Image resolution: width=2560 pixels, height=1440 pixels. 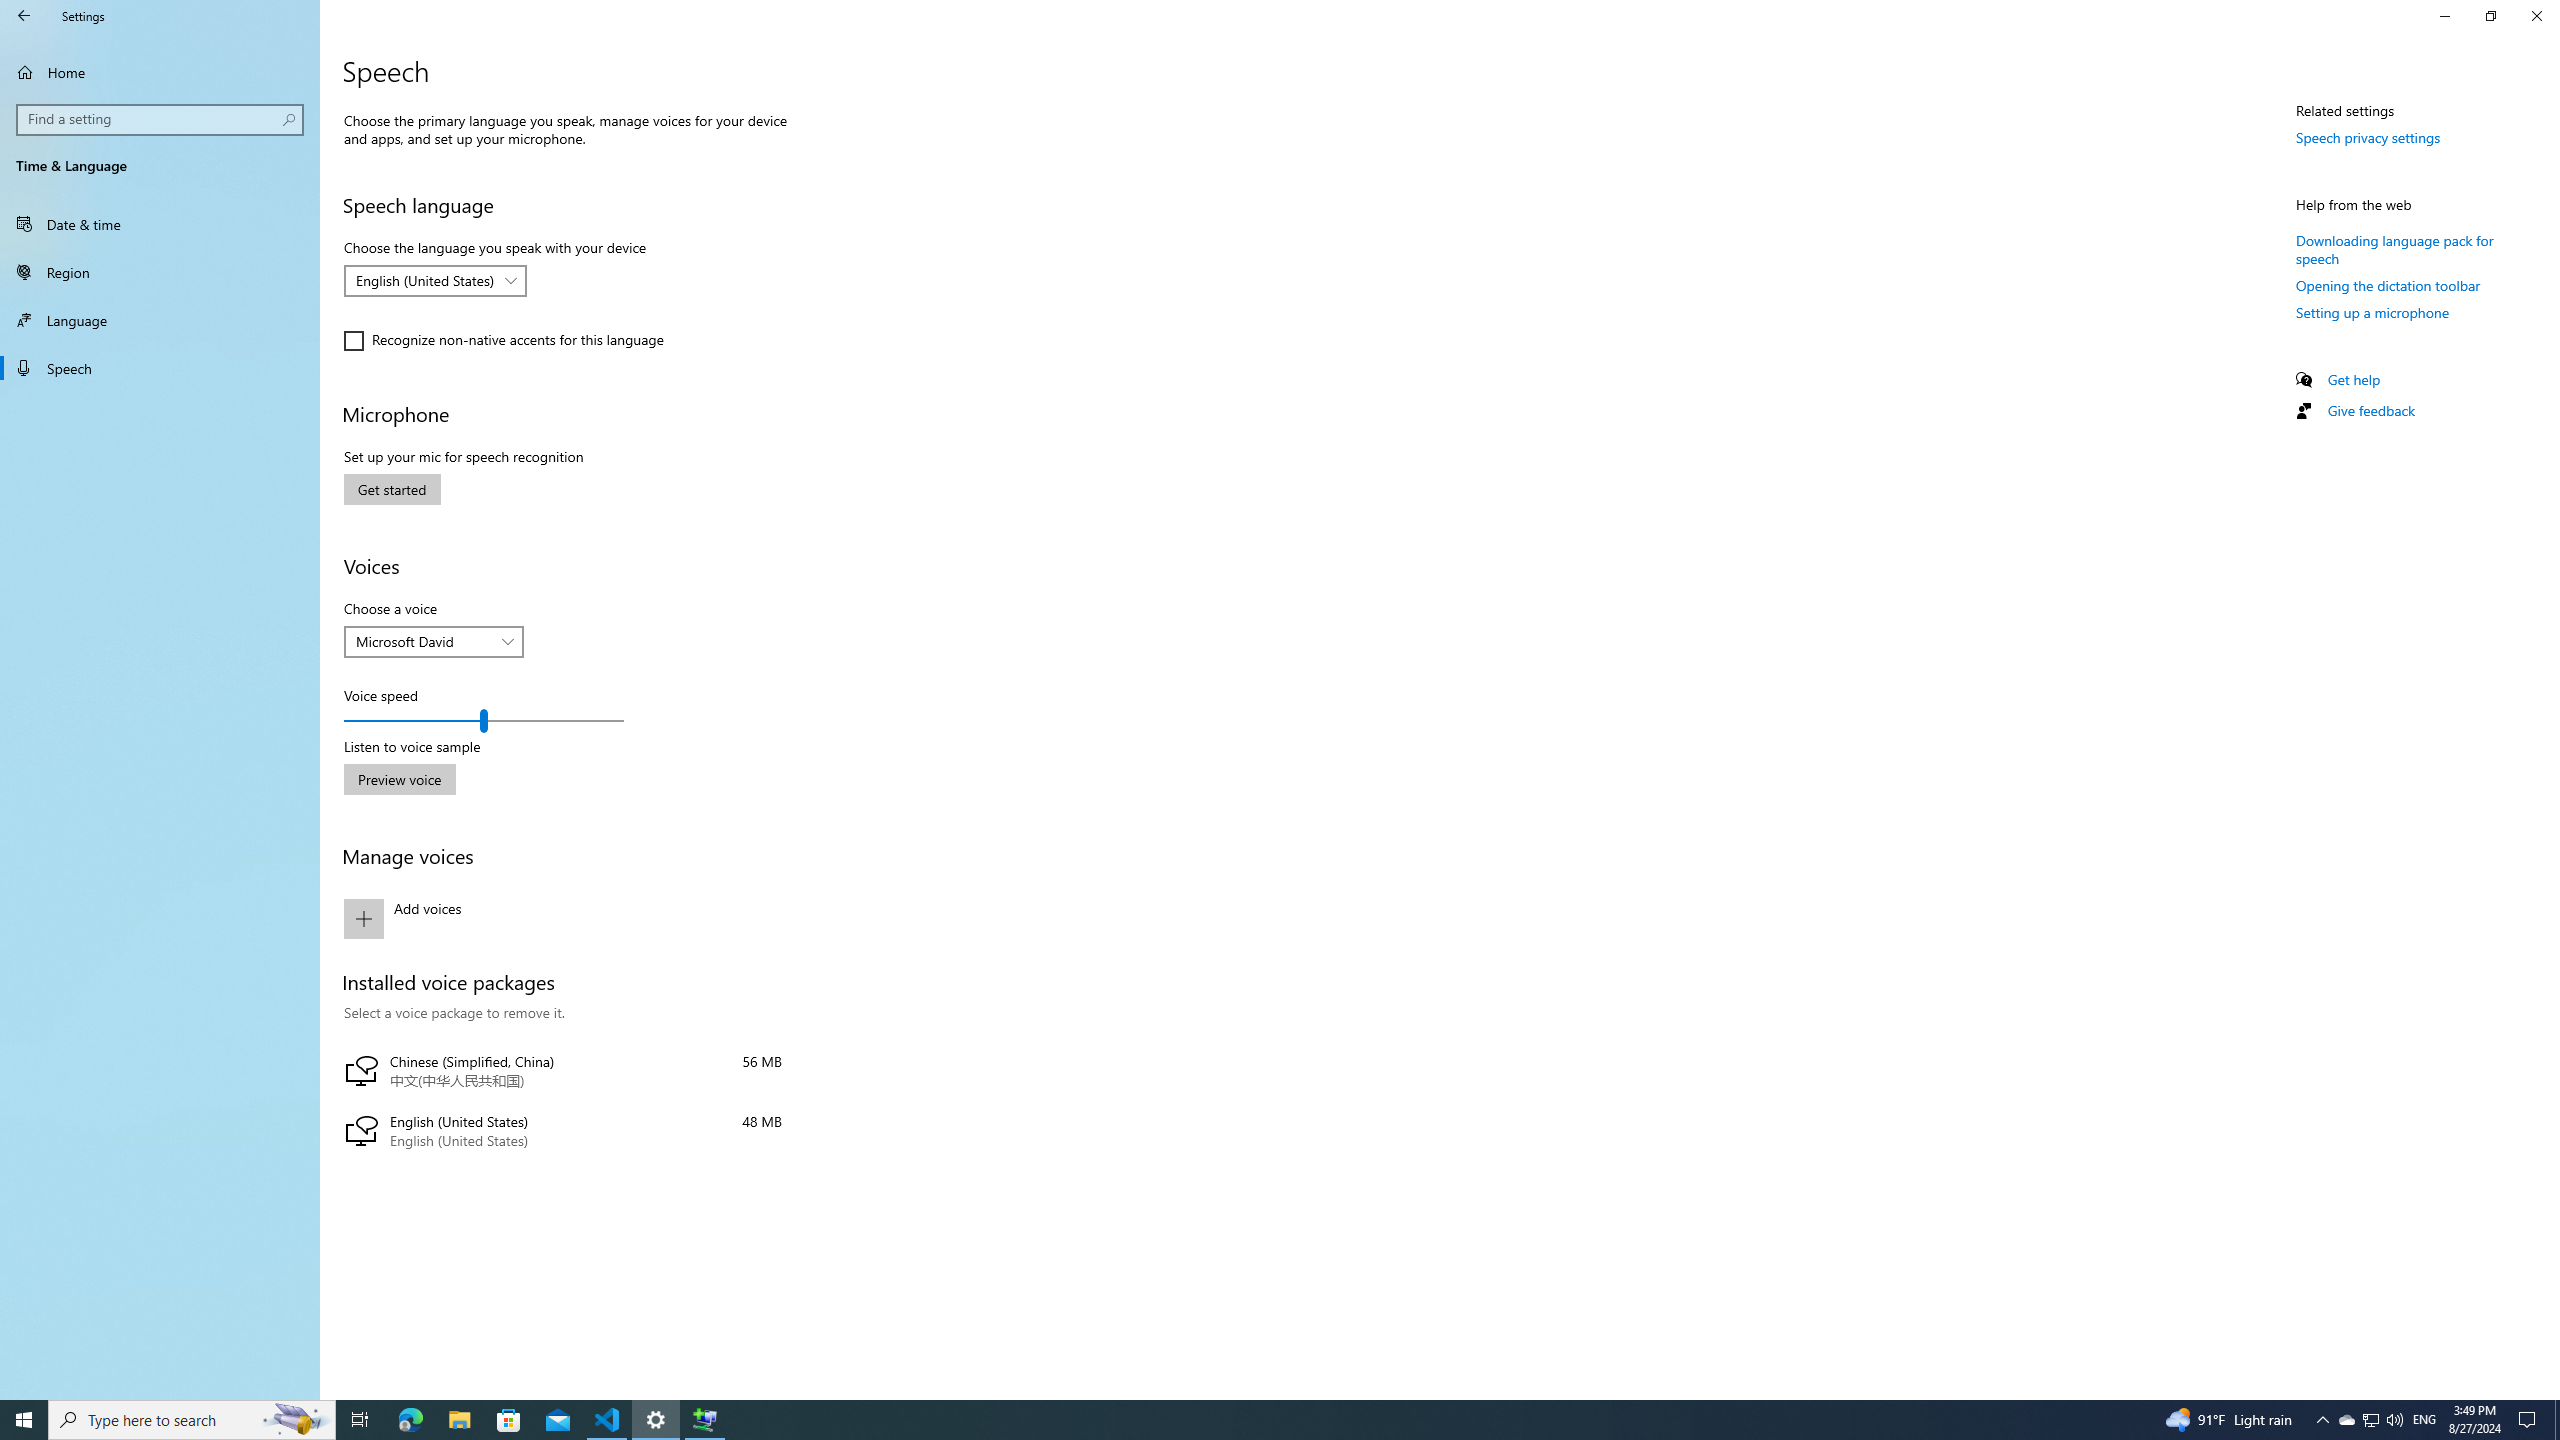 I want to click on 'Get started', so click(x=391, y=489).